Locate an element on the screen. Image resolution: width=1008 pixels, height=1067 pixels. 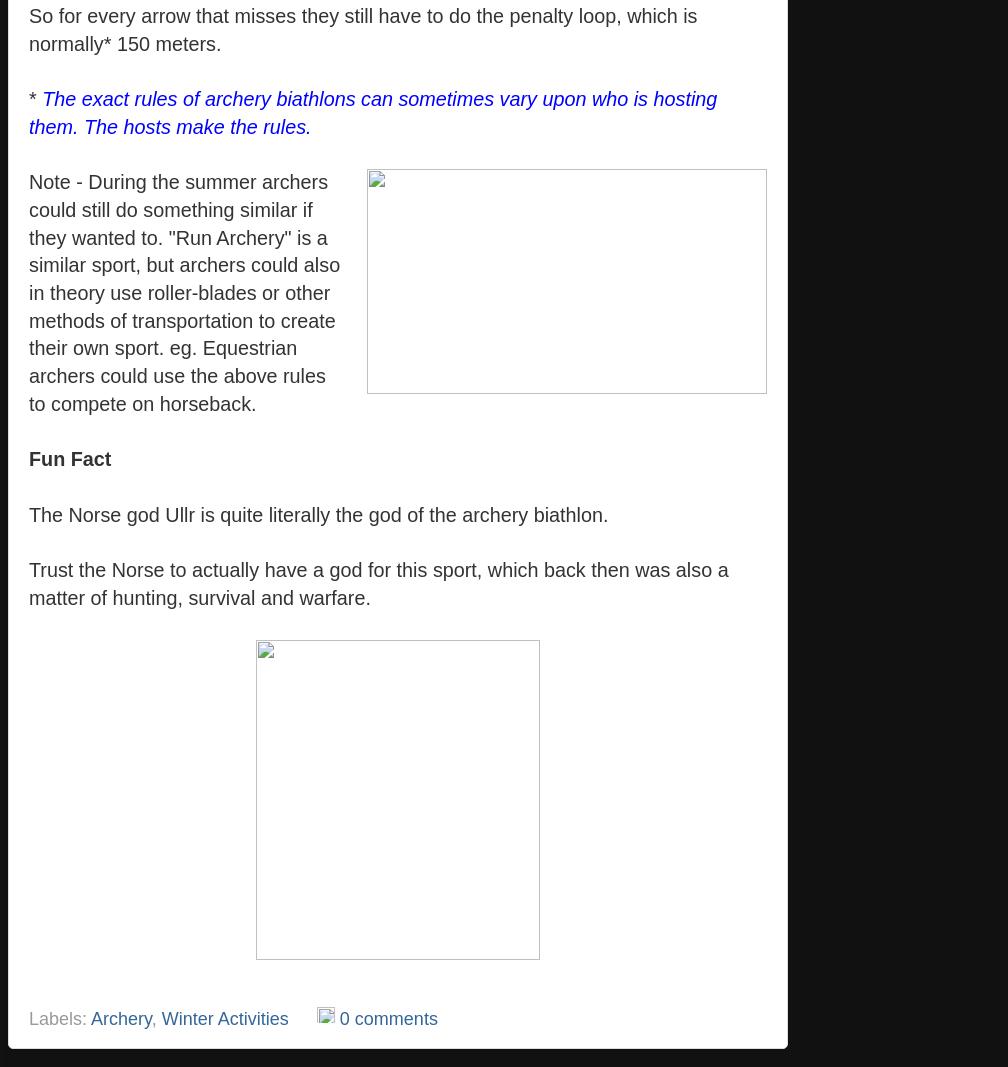
'*' is located at coordinates (35, 98).